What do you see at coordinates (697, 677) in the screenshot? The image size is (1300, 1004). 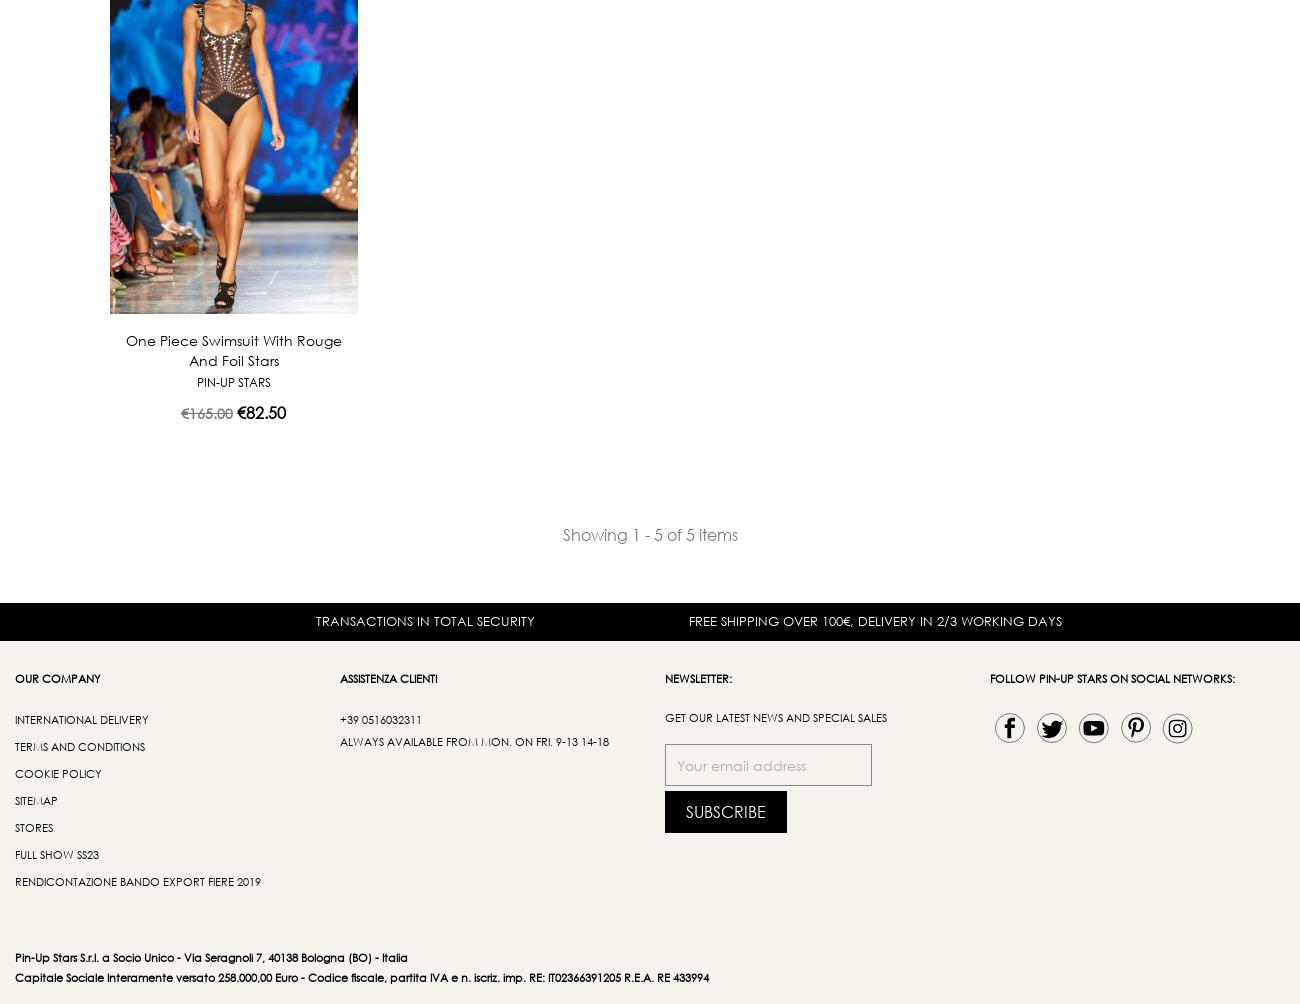 I see `'Newsletter:'` at bounding box center [697, 677].